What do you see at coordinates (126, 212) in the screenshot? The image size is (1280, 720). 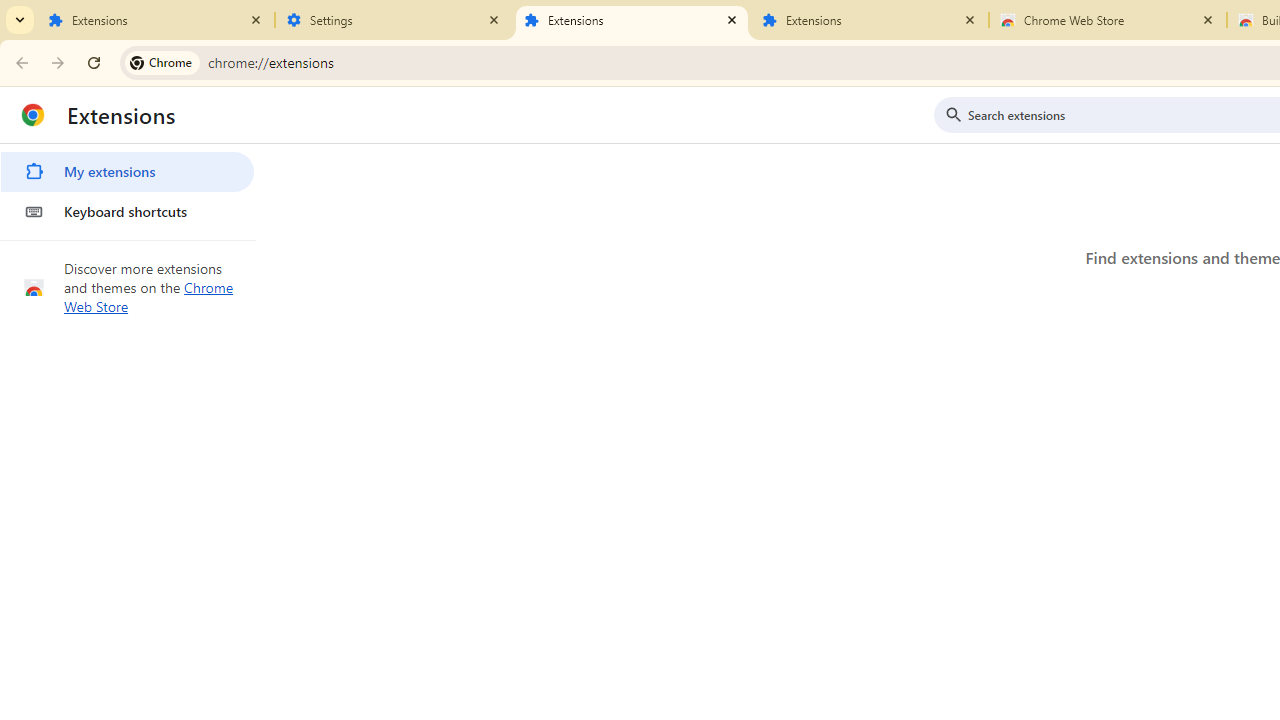 I see `'Keyboard shortcuts'` at bounding box center [126, 212].